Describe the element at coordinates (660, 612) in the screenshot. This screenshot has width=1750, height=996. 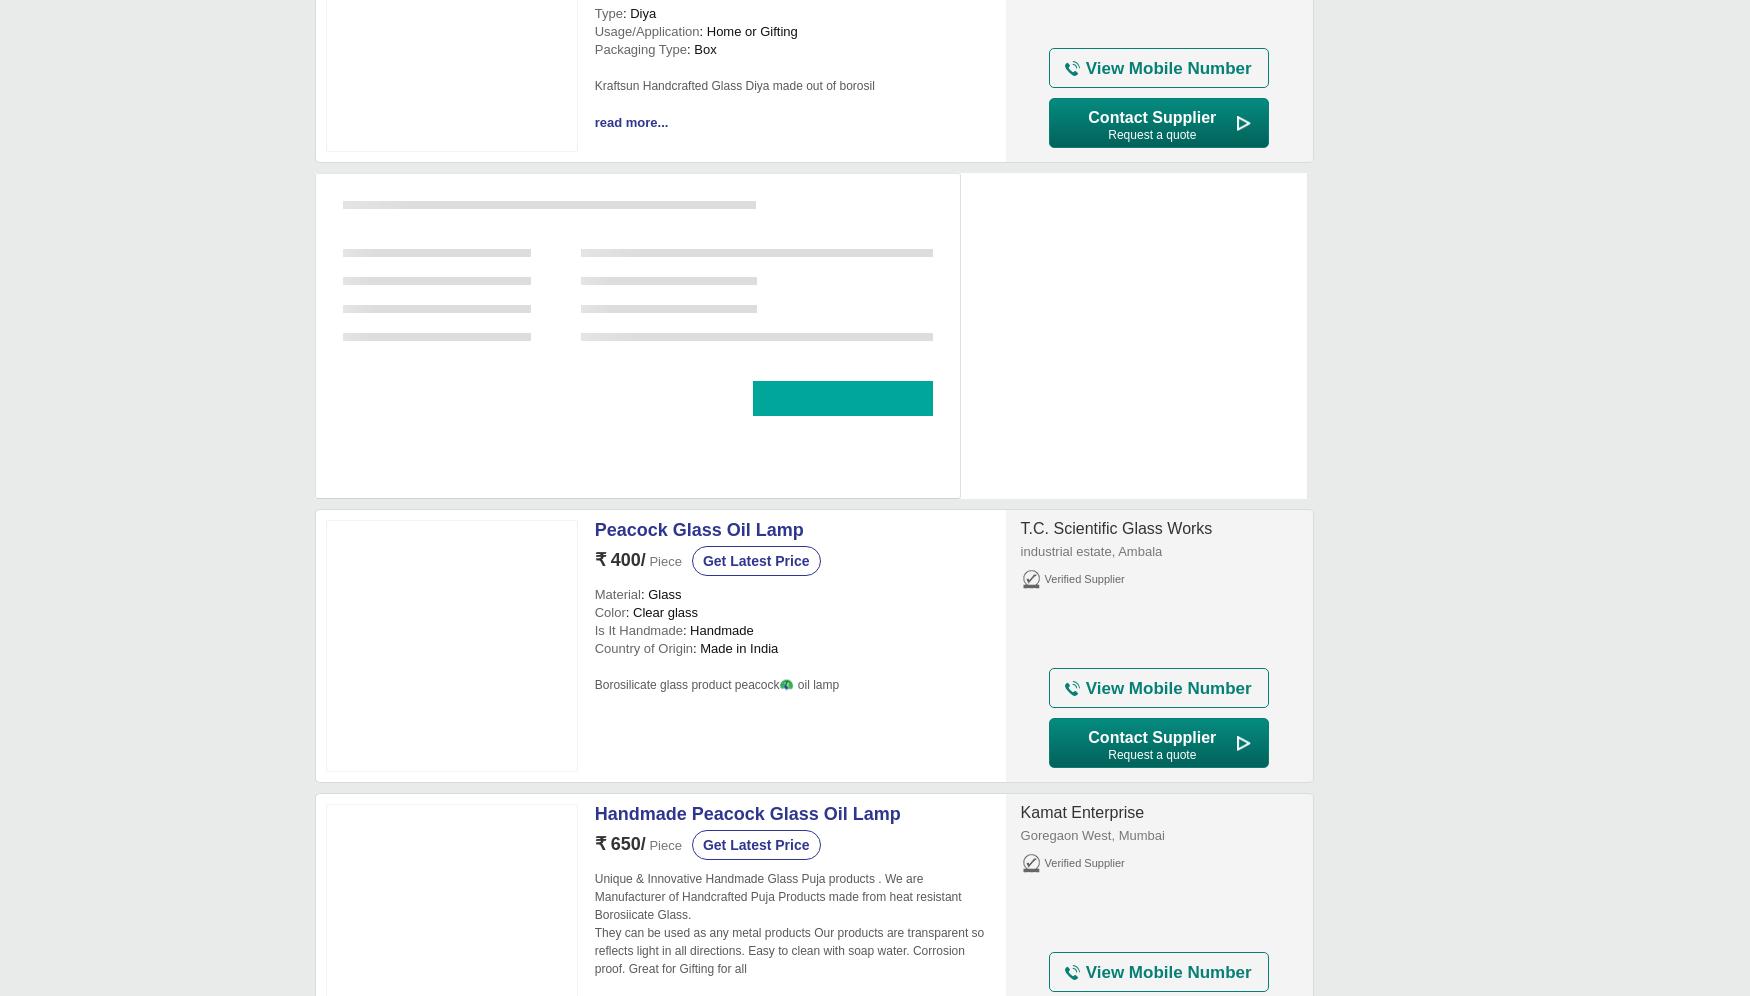
I see `':  Clear glass'` at that location.